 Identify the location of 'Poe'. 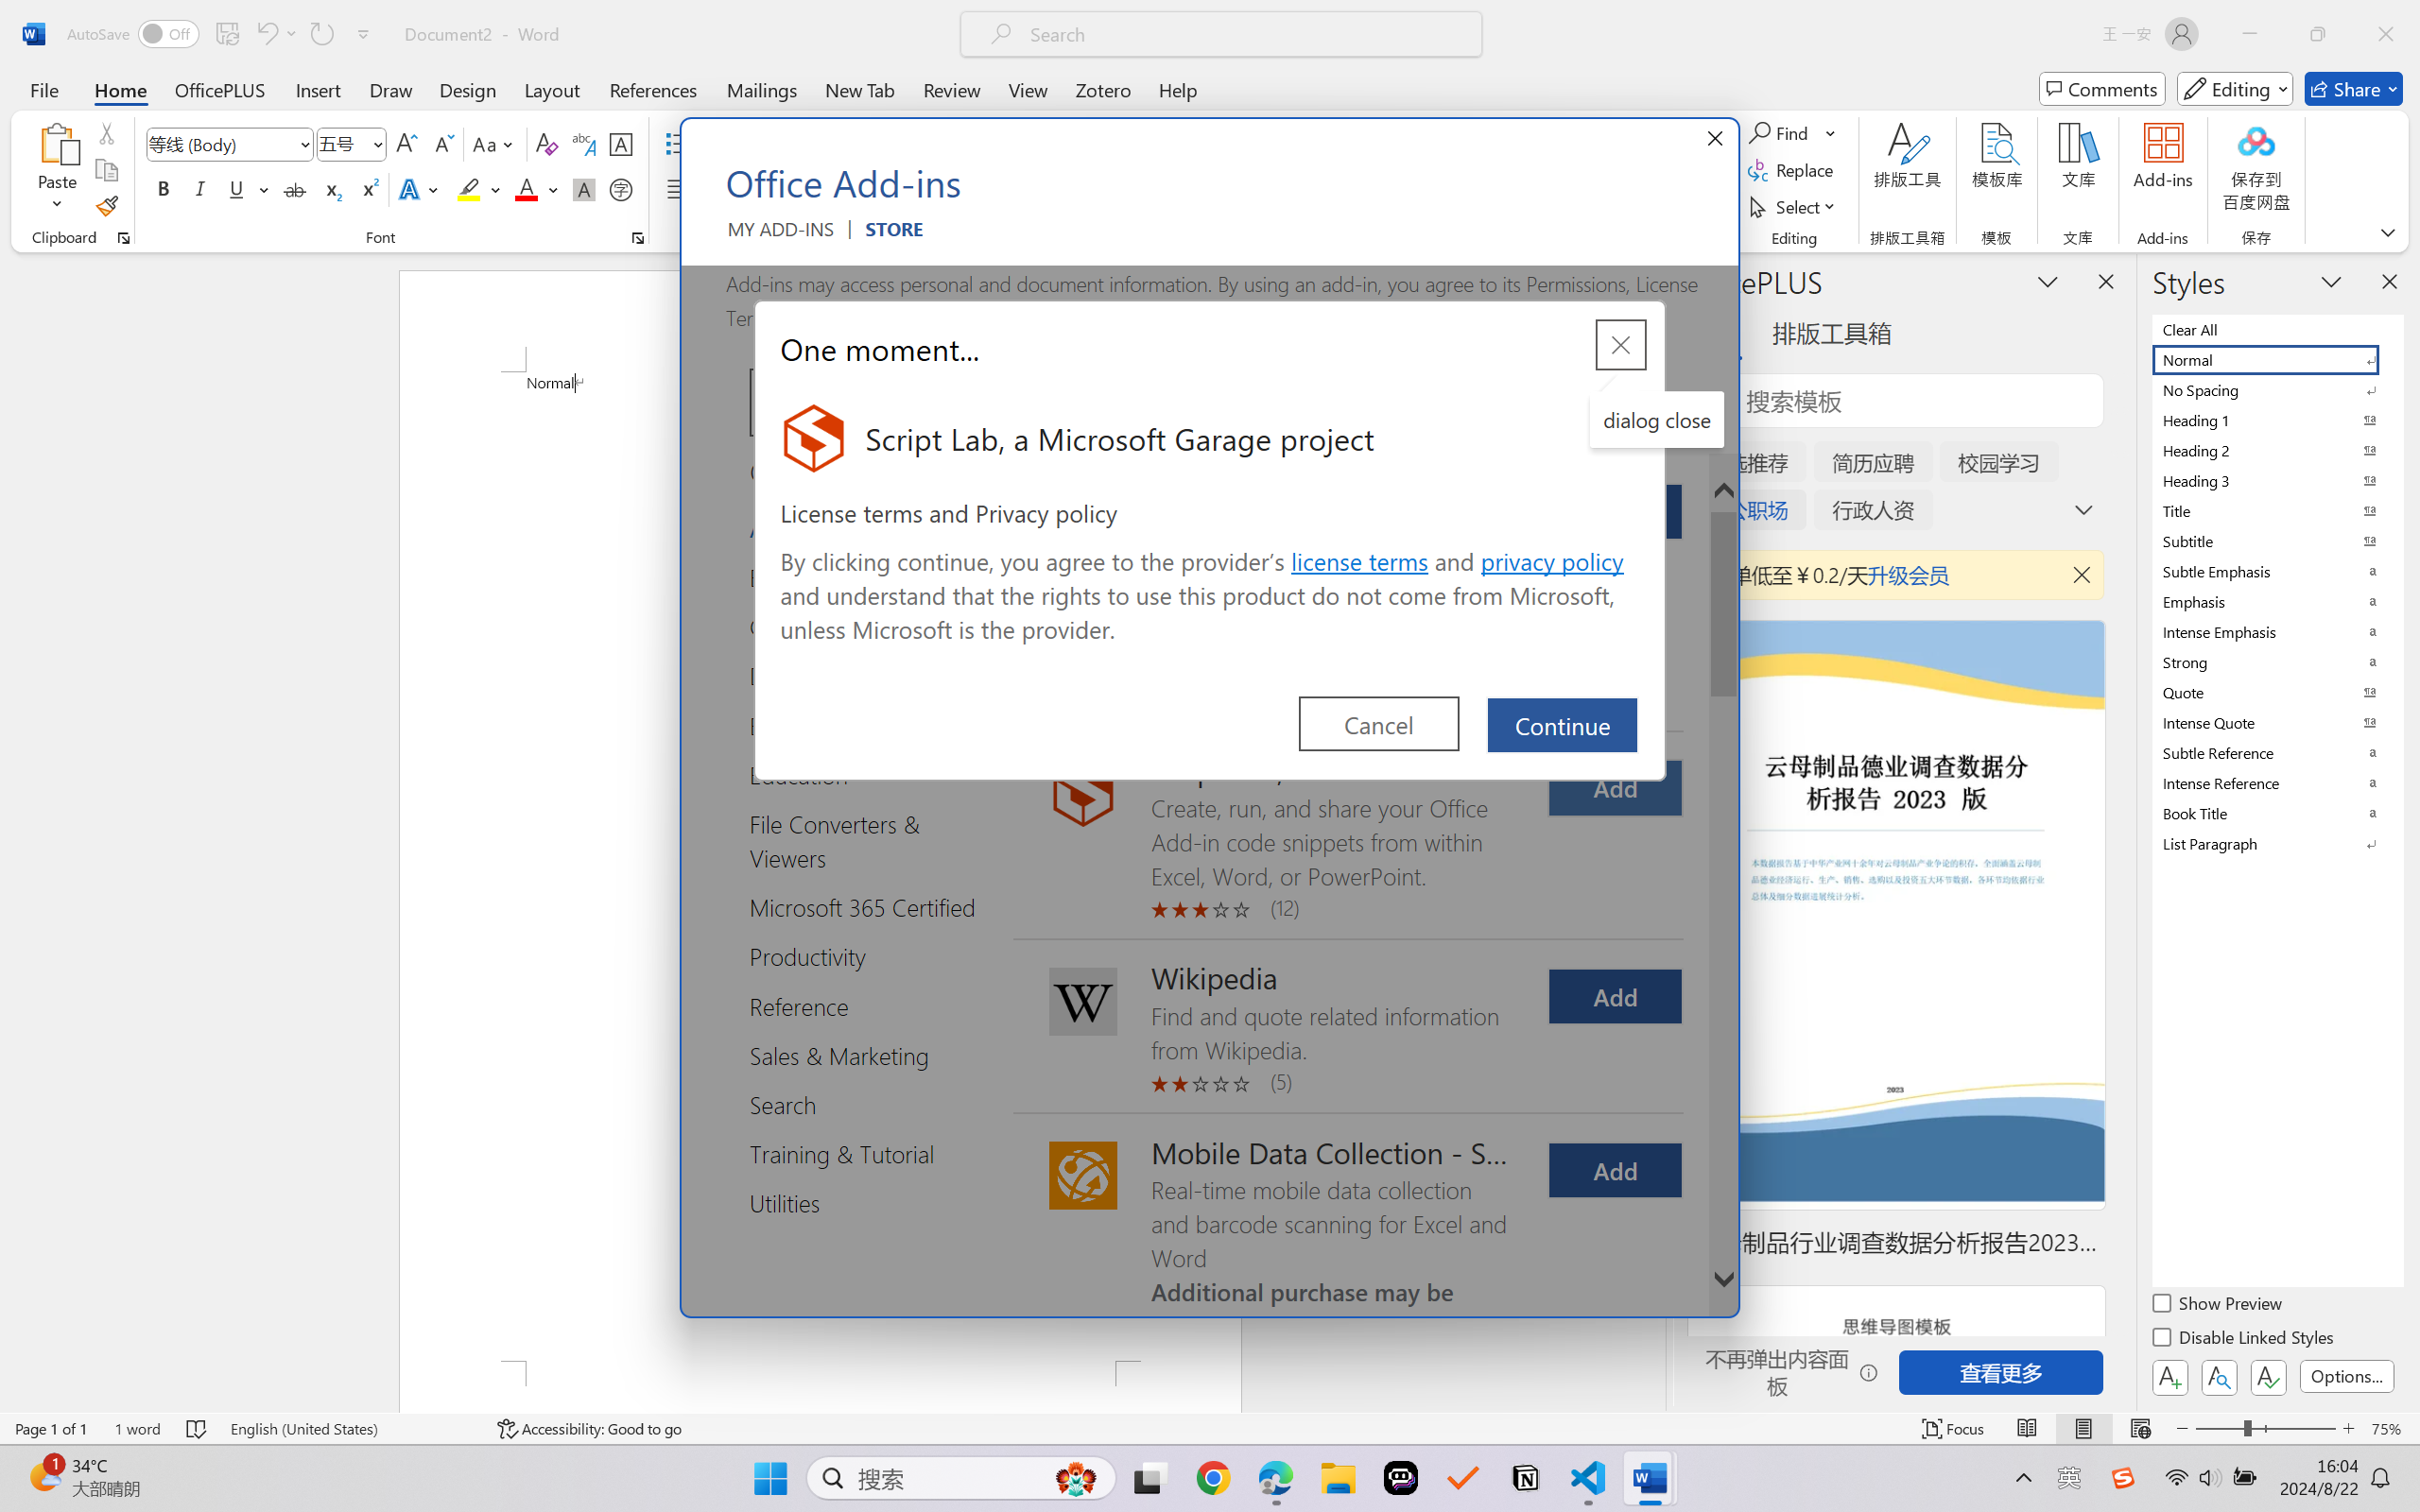
(1400, 1478).